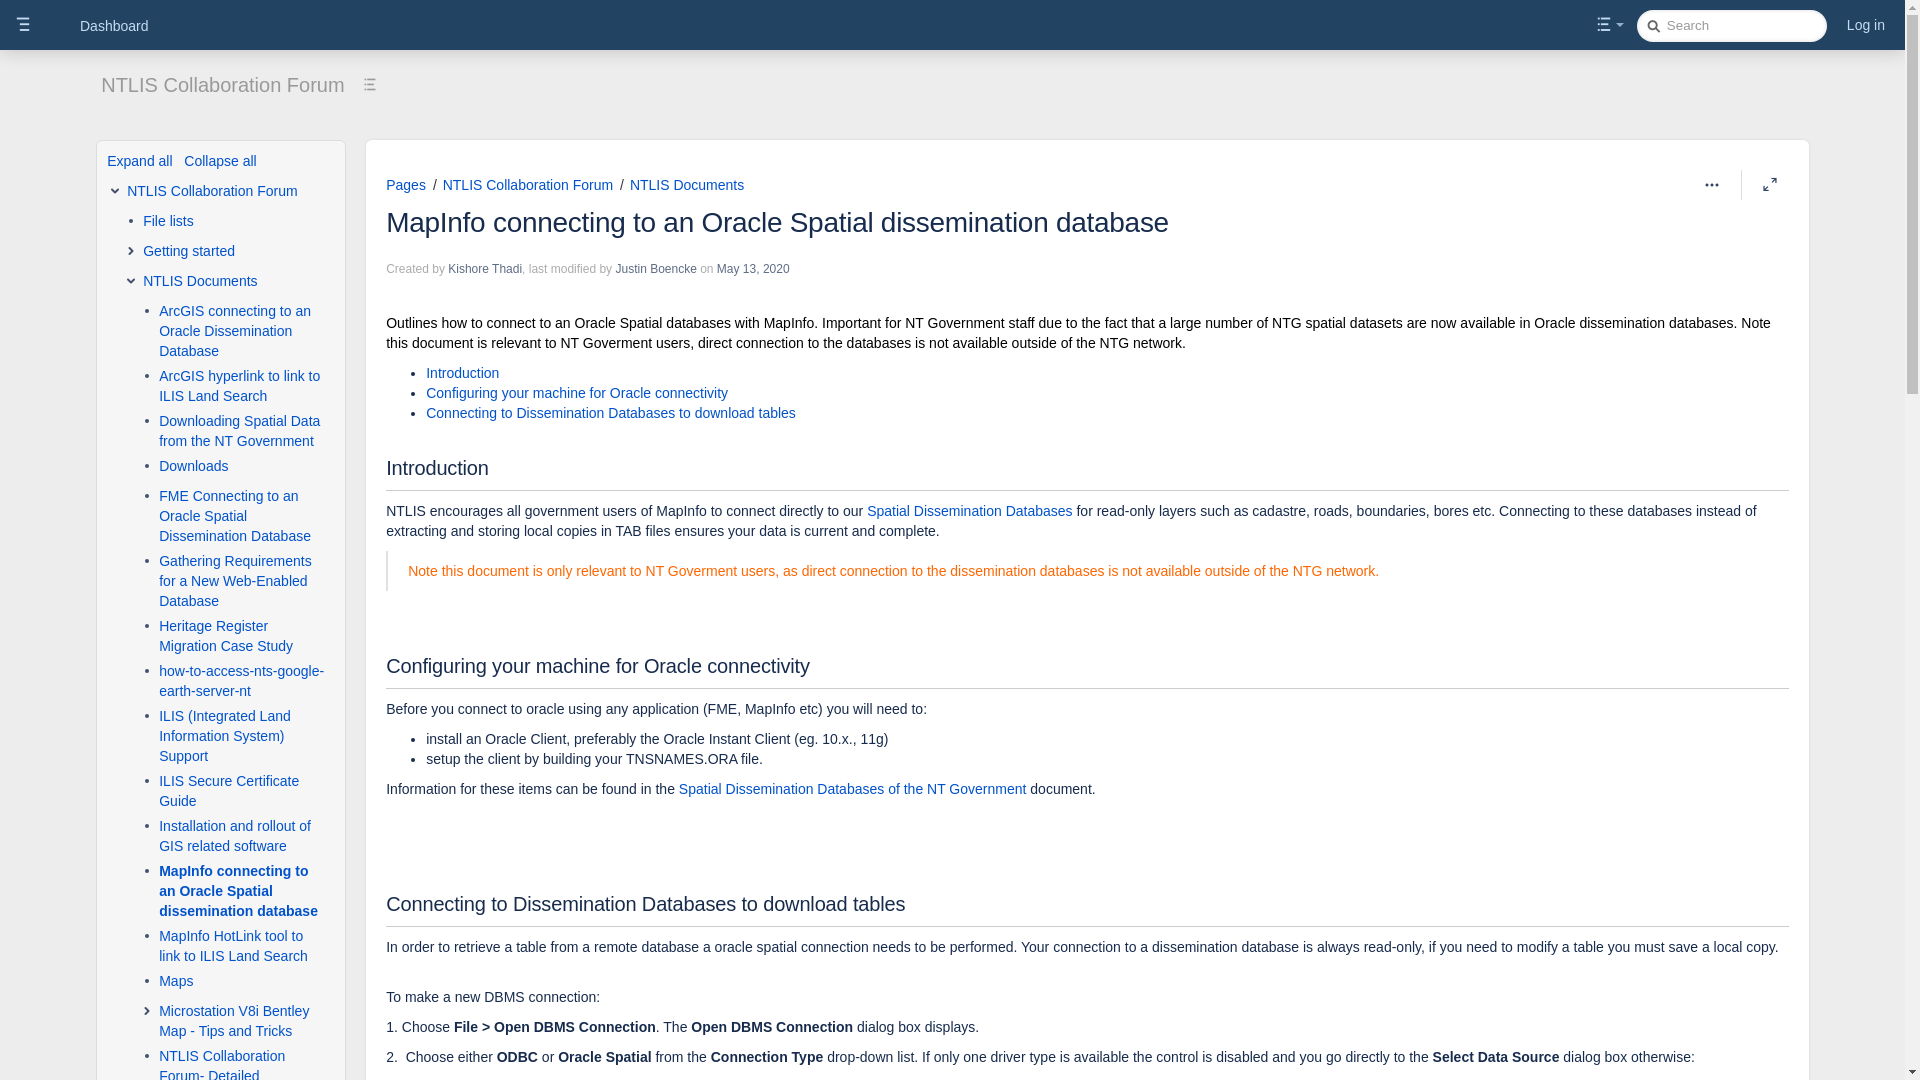 The image size is (1920, 1080). I want to click on 'MapInfo HotLink tool to link to ILIS Land Search', so click(157, 945).